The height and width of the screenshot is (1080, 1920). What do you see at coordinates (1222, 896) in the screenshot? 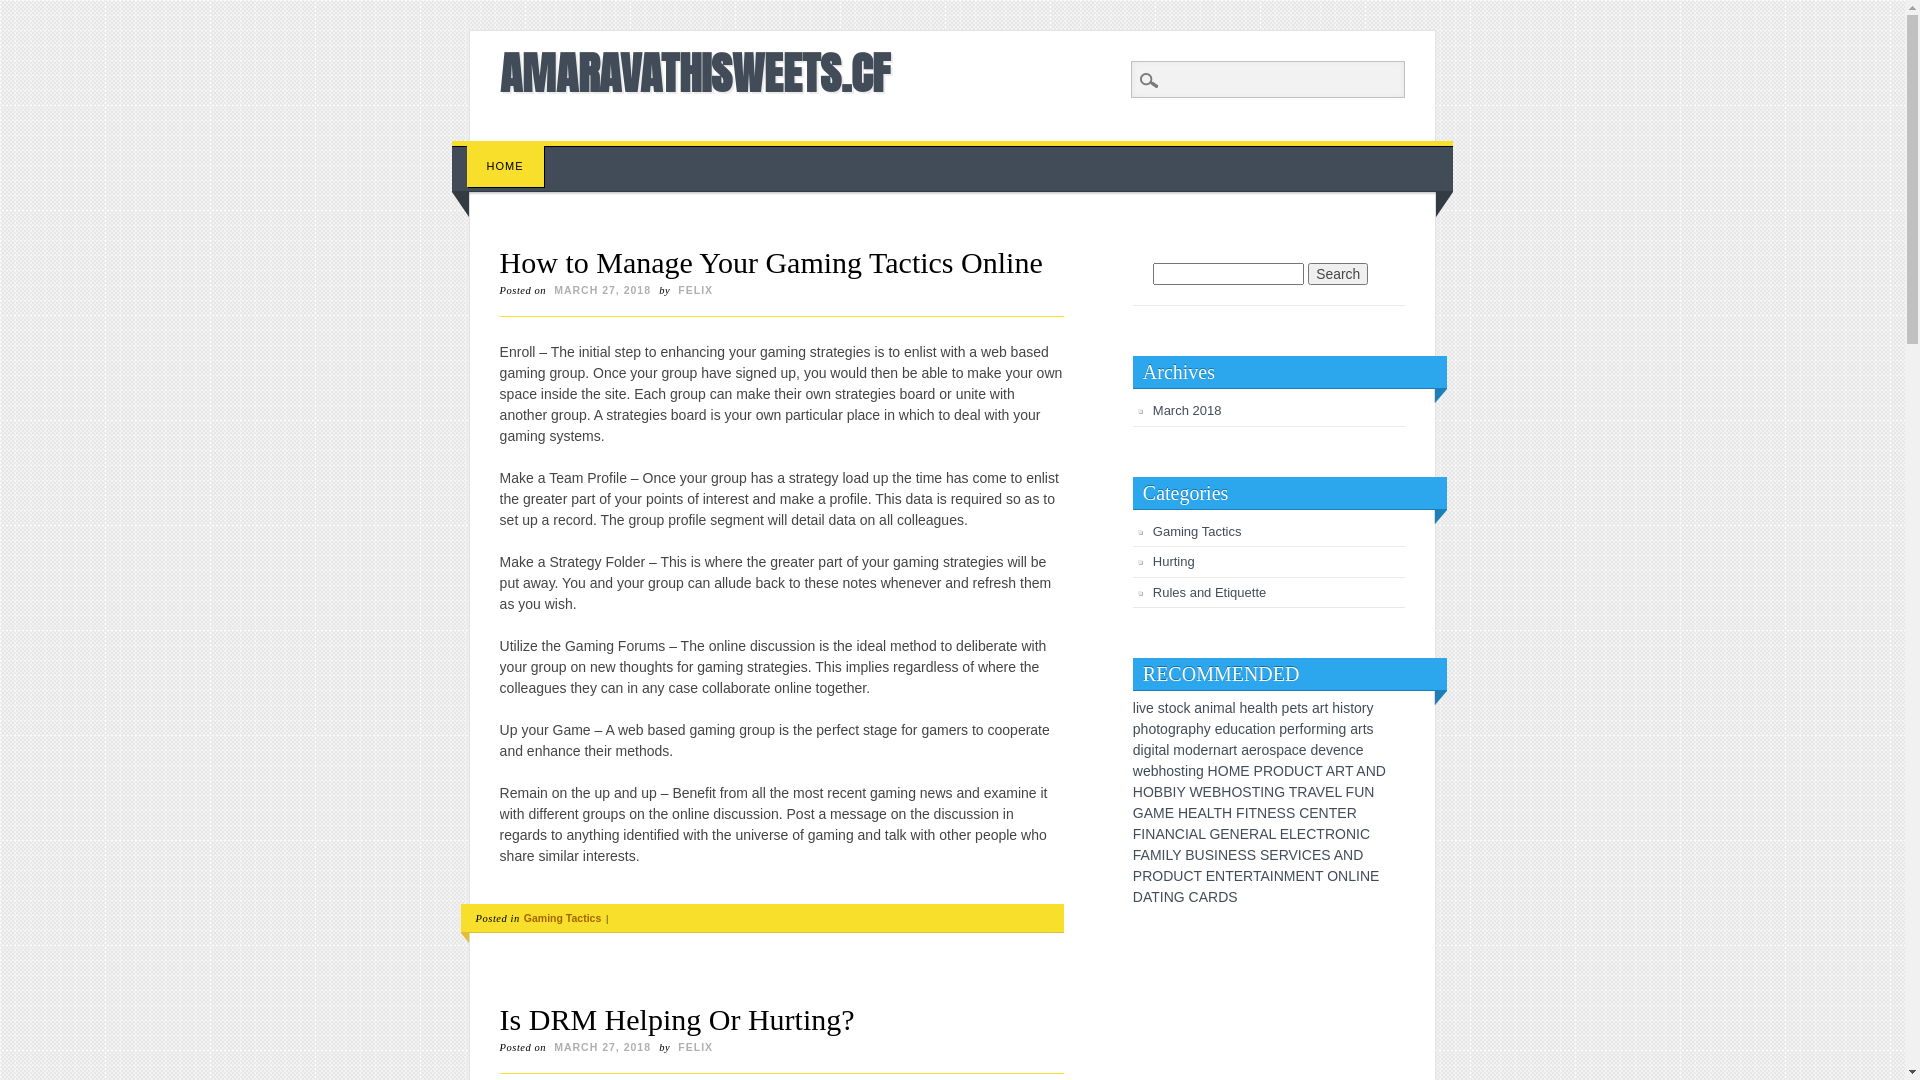
I see `'D'` at bounding box center [1222, 896].